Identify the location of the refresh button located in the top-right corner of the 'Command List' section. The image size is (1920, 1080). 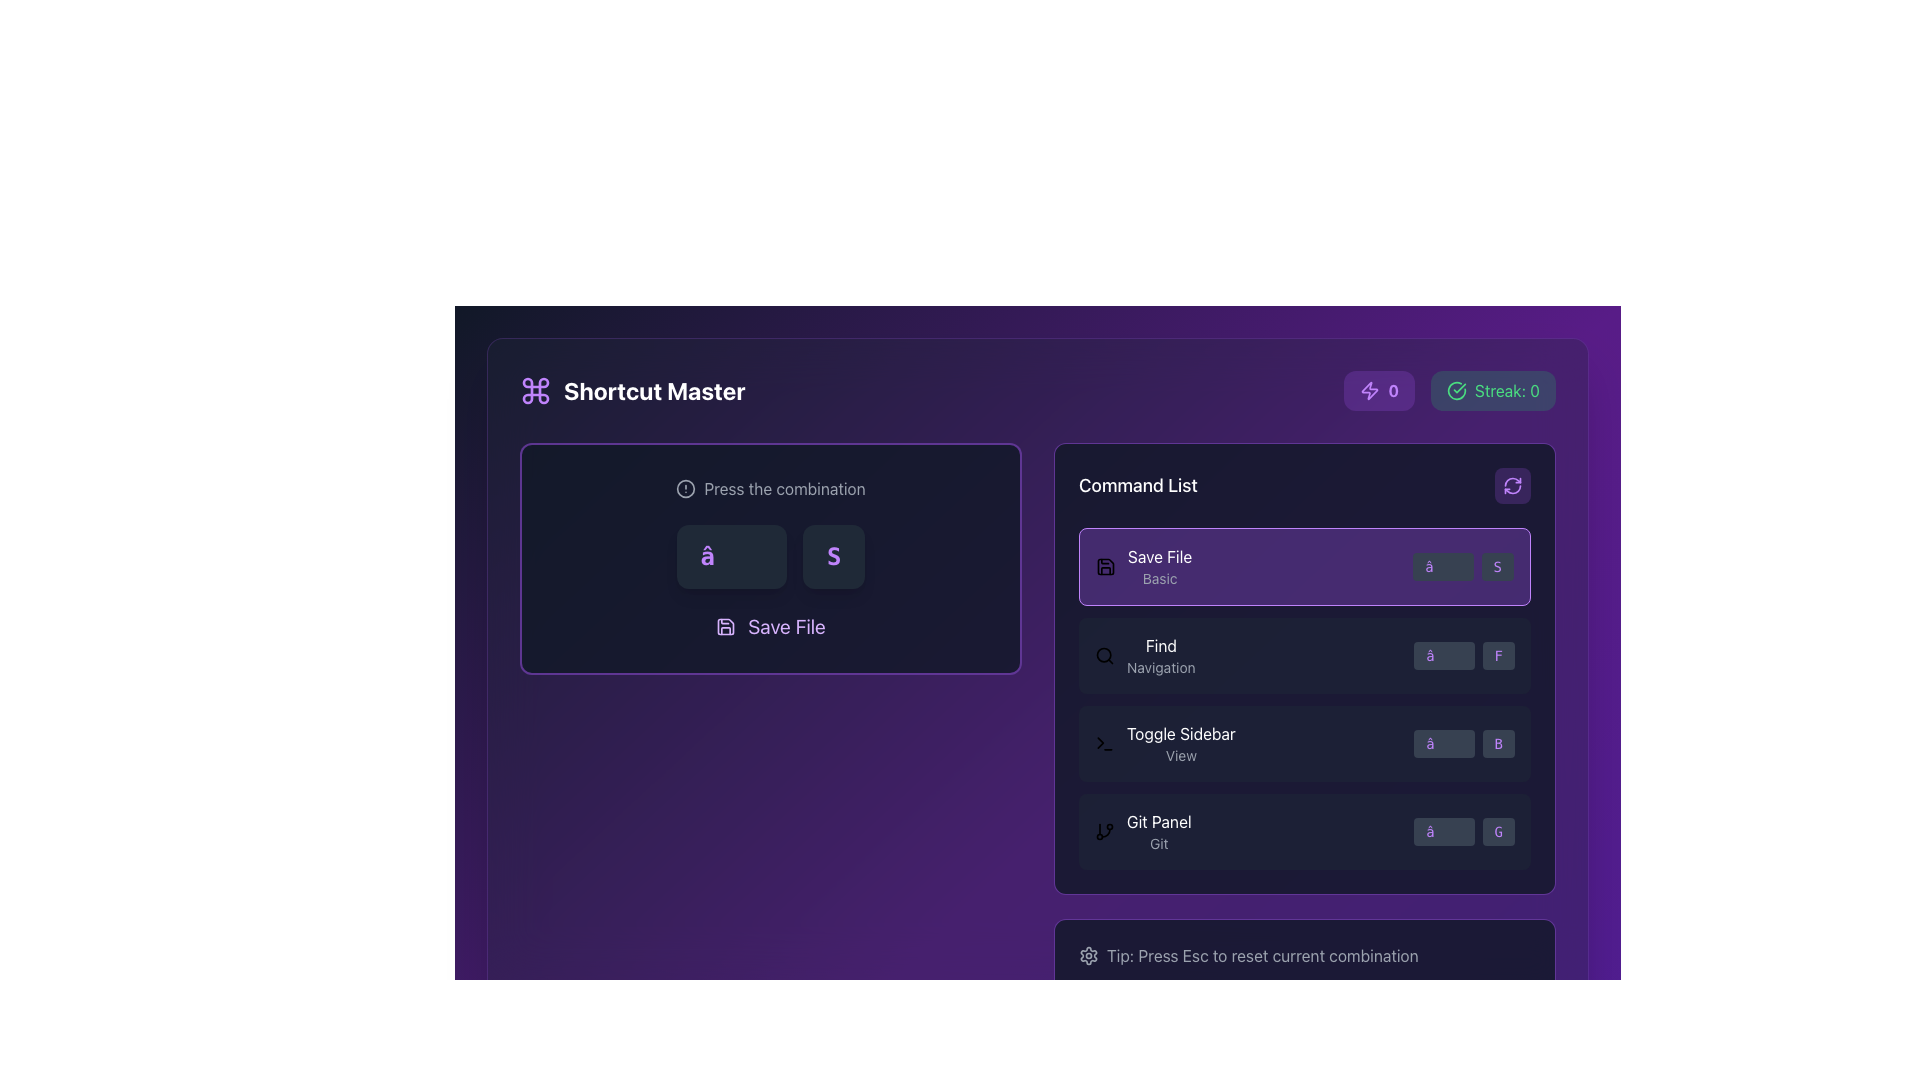
(1512, 486).